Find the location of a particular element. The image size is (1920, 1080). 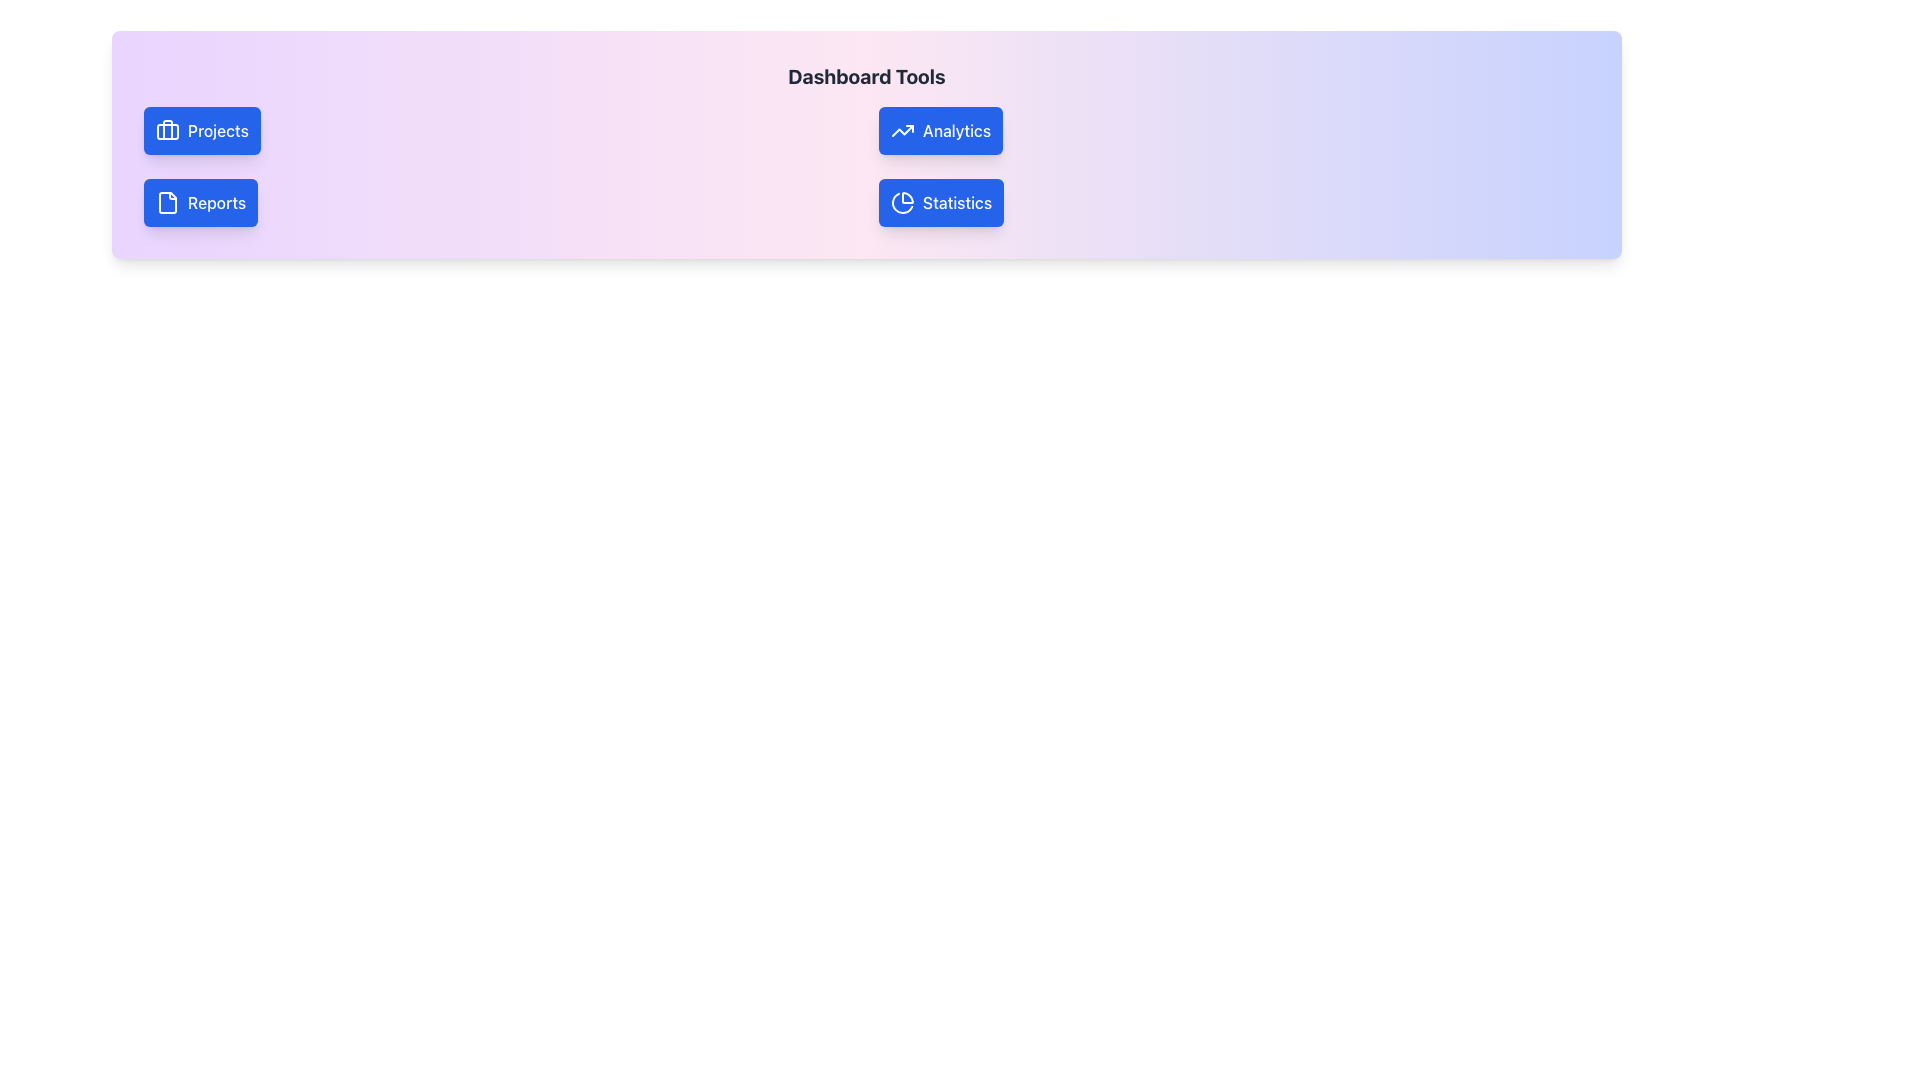

the arrow-shaped icon within the 'Analytics' button in the 'Dashboard Tools' section is located at coordinates (901, 131).